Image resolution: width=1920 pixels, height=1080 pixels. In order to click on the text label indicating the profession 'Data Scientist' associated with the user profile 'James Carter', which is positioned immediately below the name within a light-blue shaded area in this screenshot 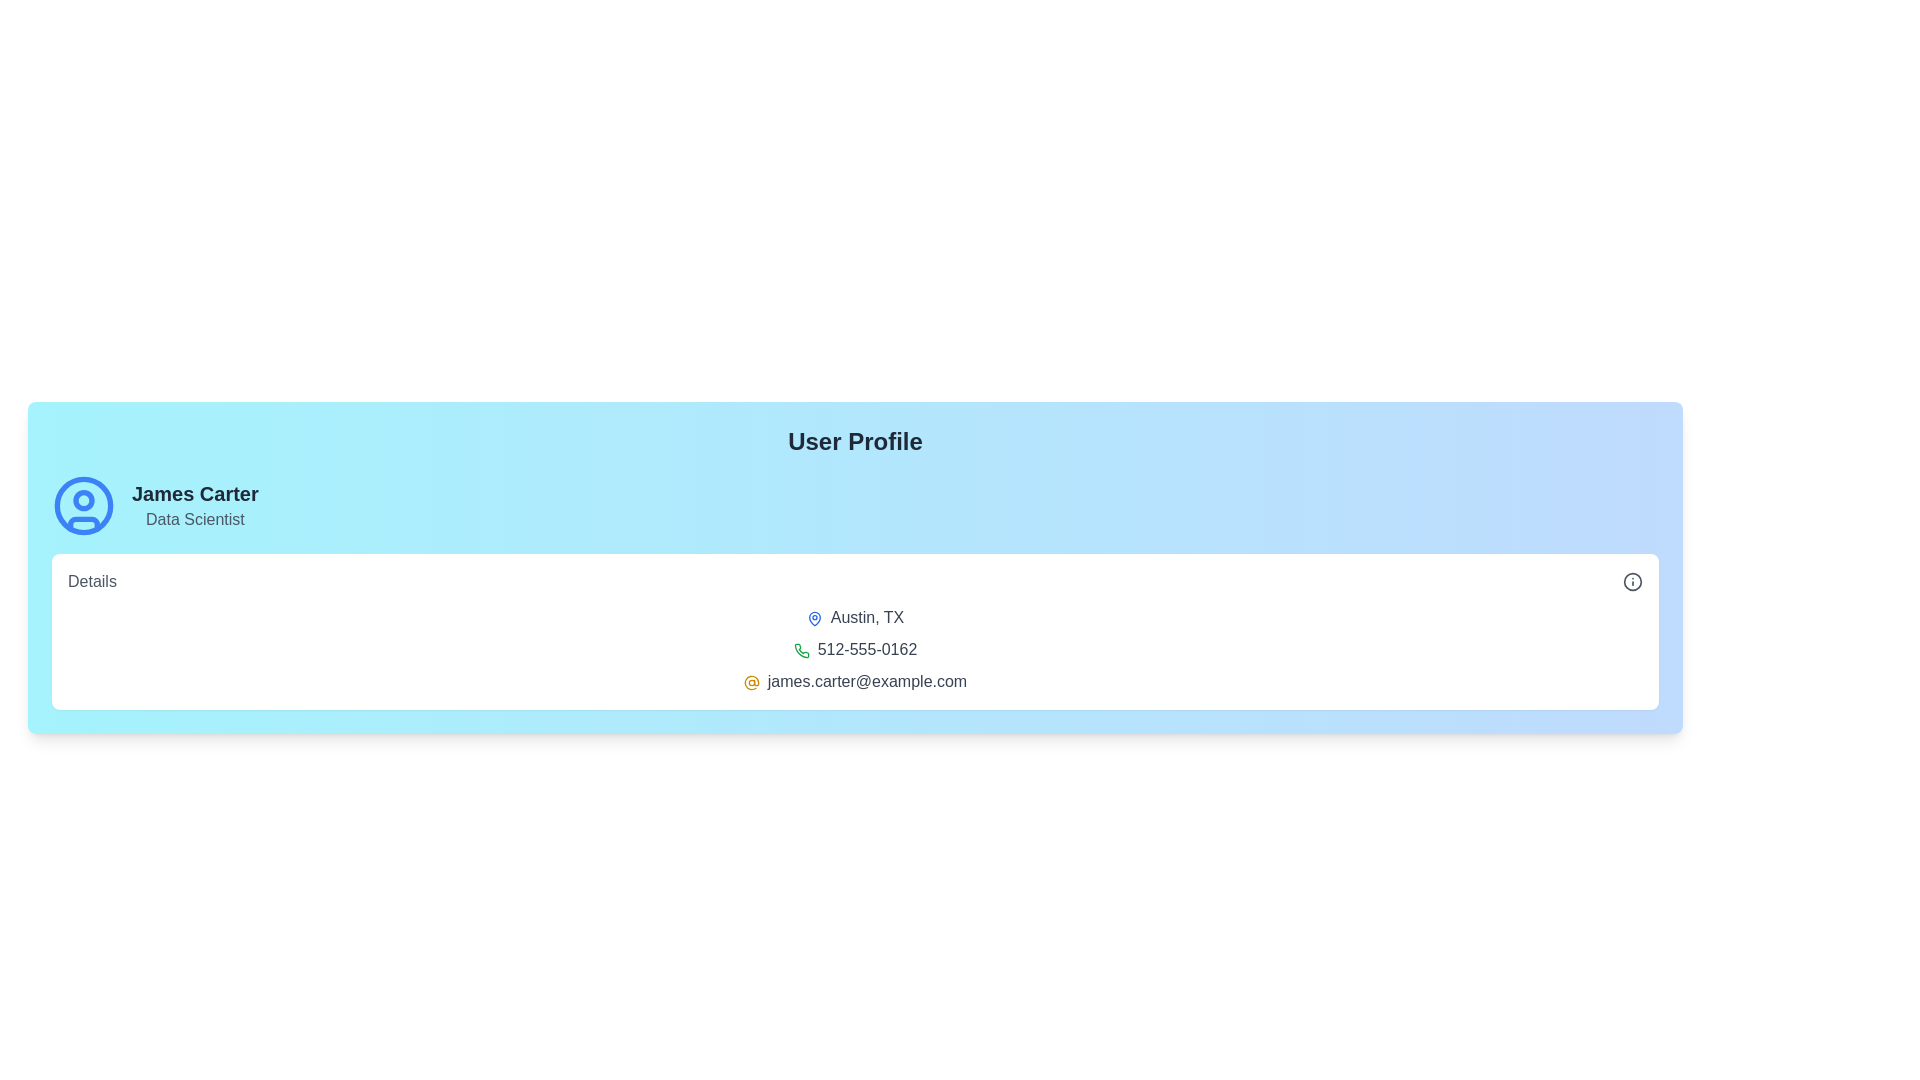, I will do `click(195, 519)`.